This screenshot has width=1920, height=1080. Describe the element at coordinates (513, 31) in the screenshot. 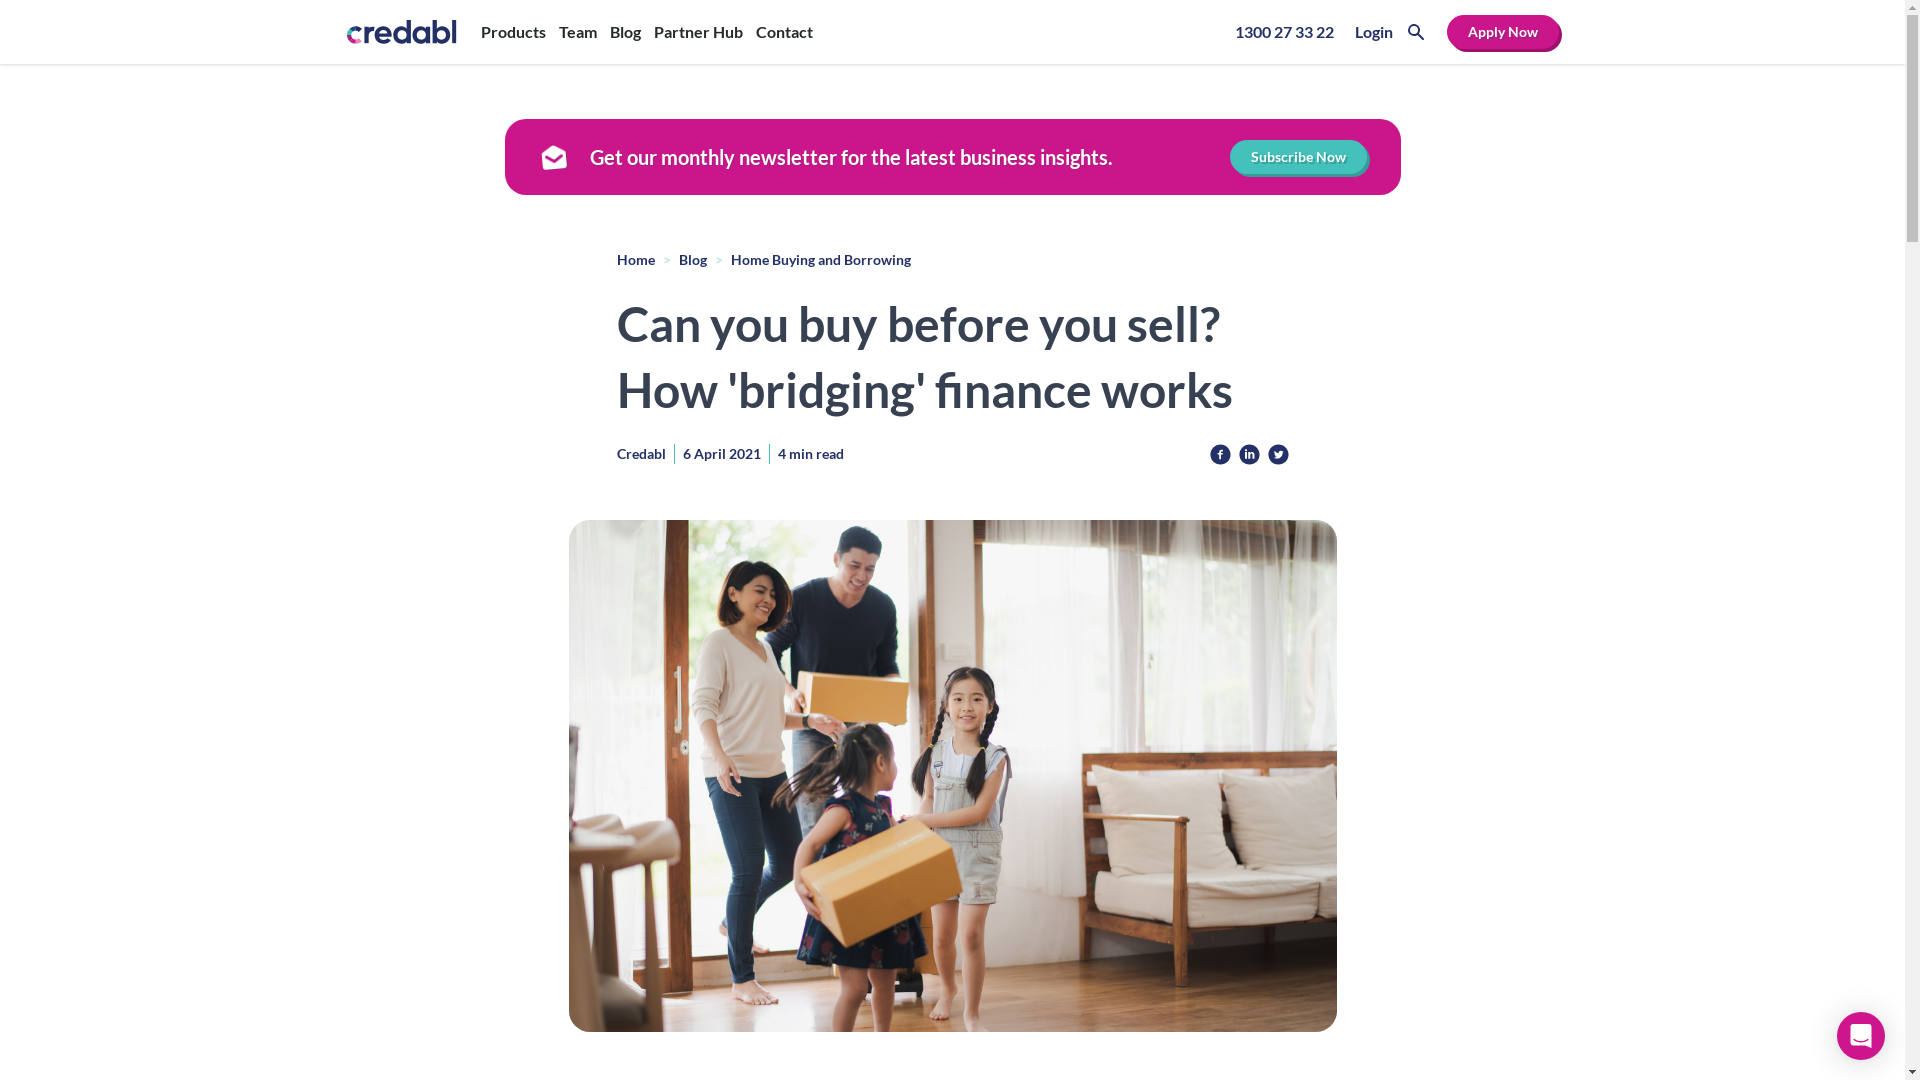

I see `'Products'` at that location.